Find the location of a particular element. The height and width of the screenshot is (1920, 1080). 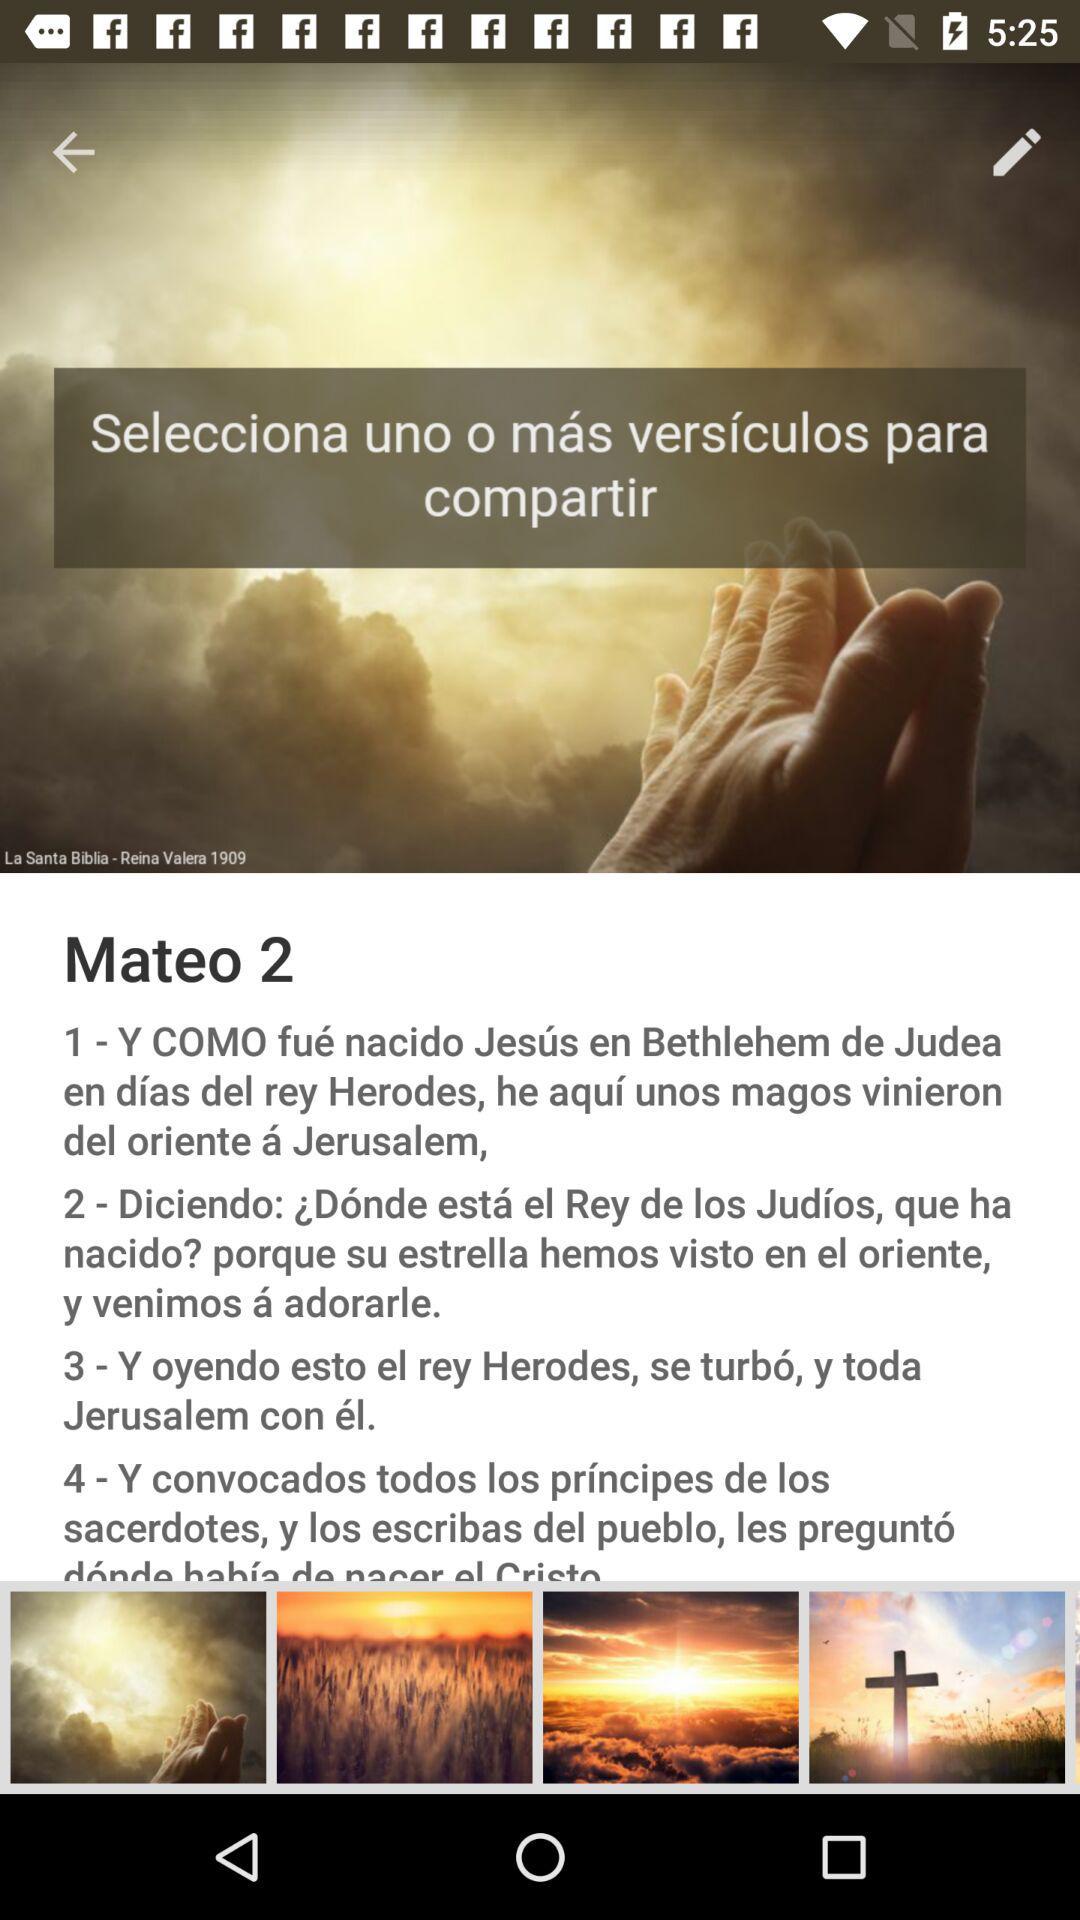

the item at the top right corner is located at coordinates (1017, 151).